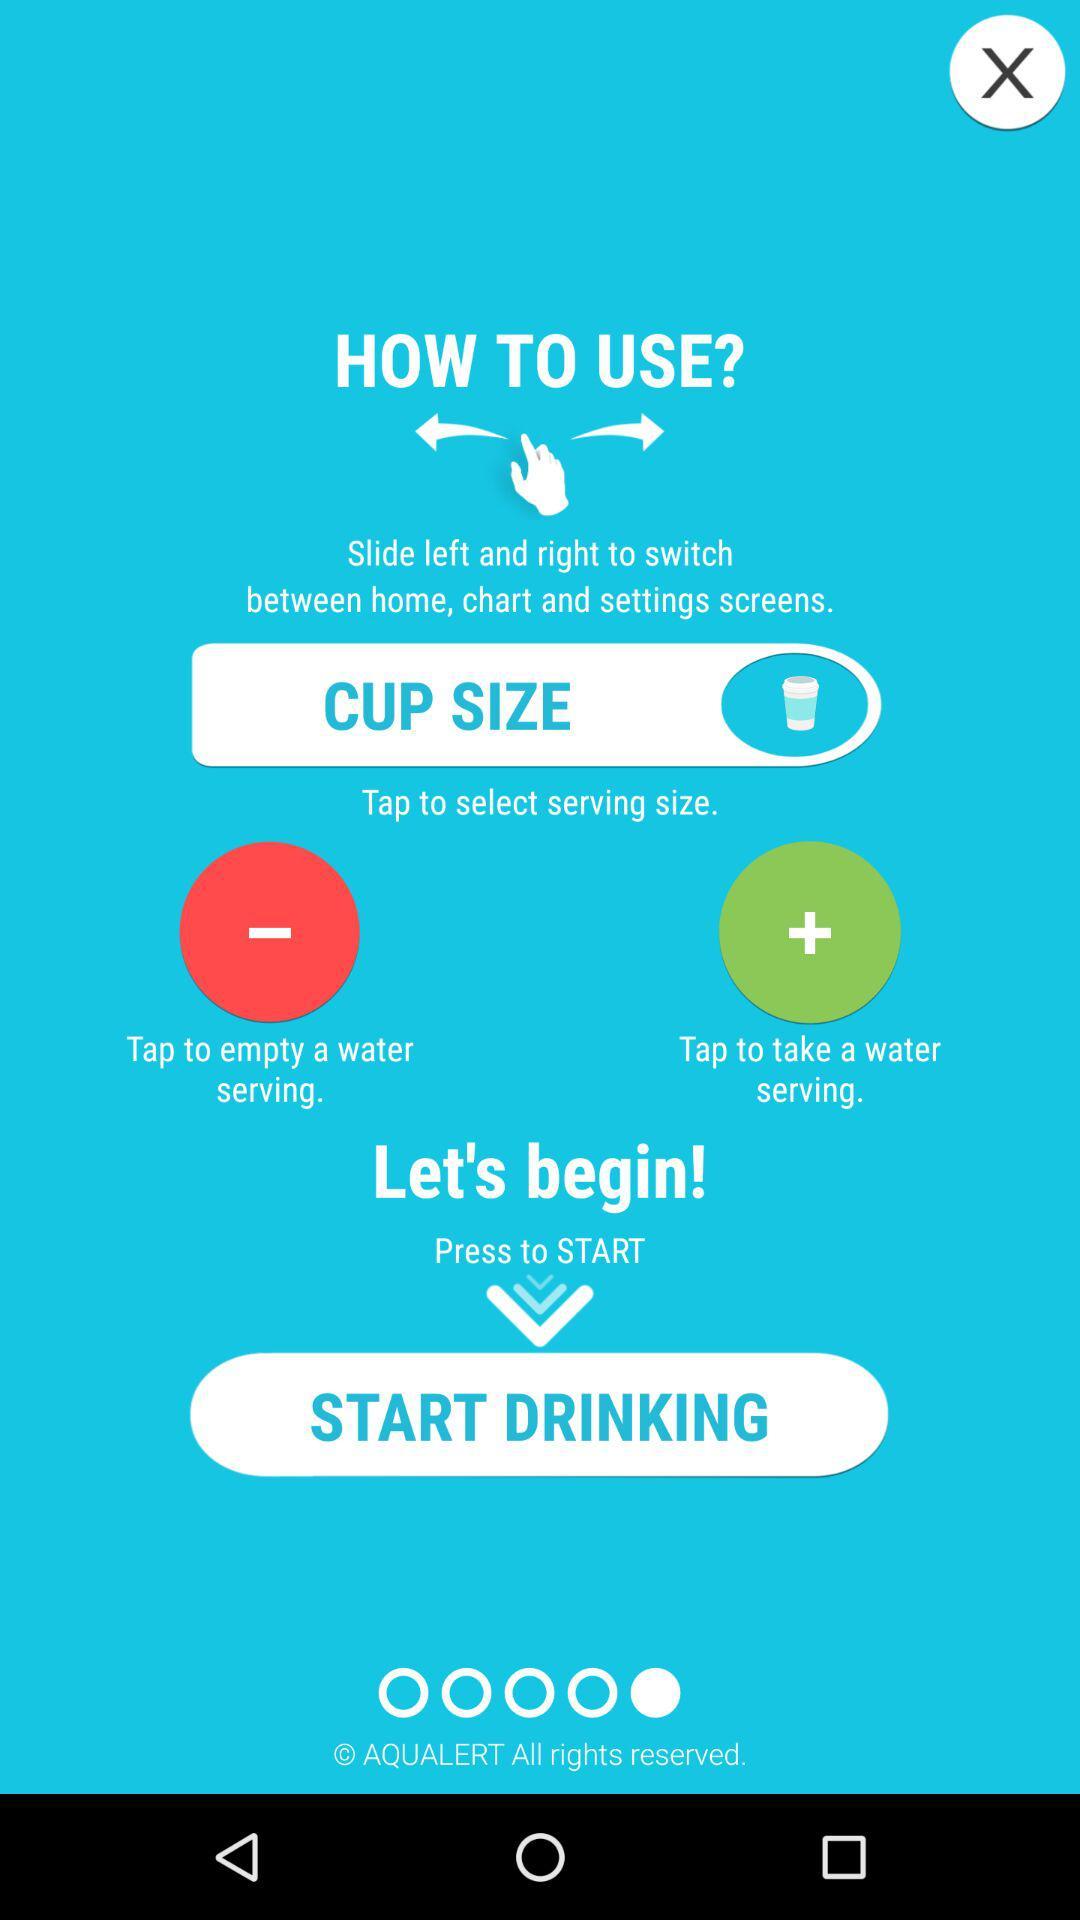 The height and width of the screenshot is (1920, 1080). Describe the element at coordinates (808, 931) in the screenshot. I see `item below the tap to select item` at that location.